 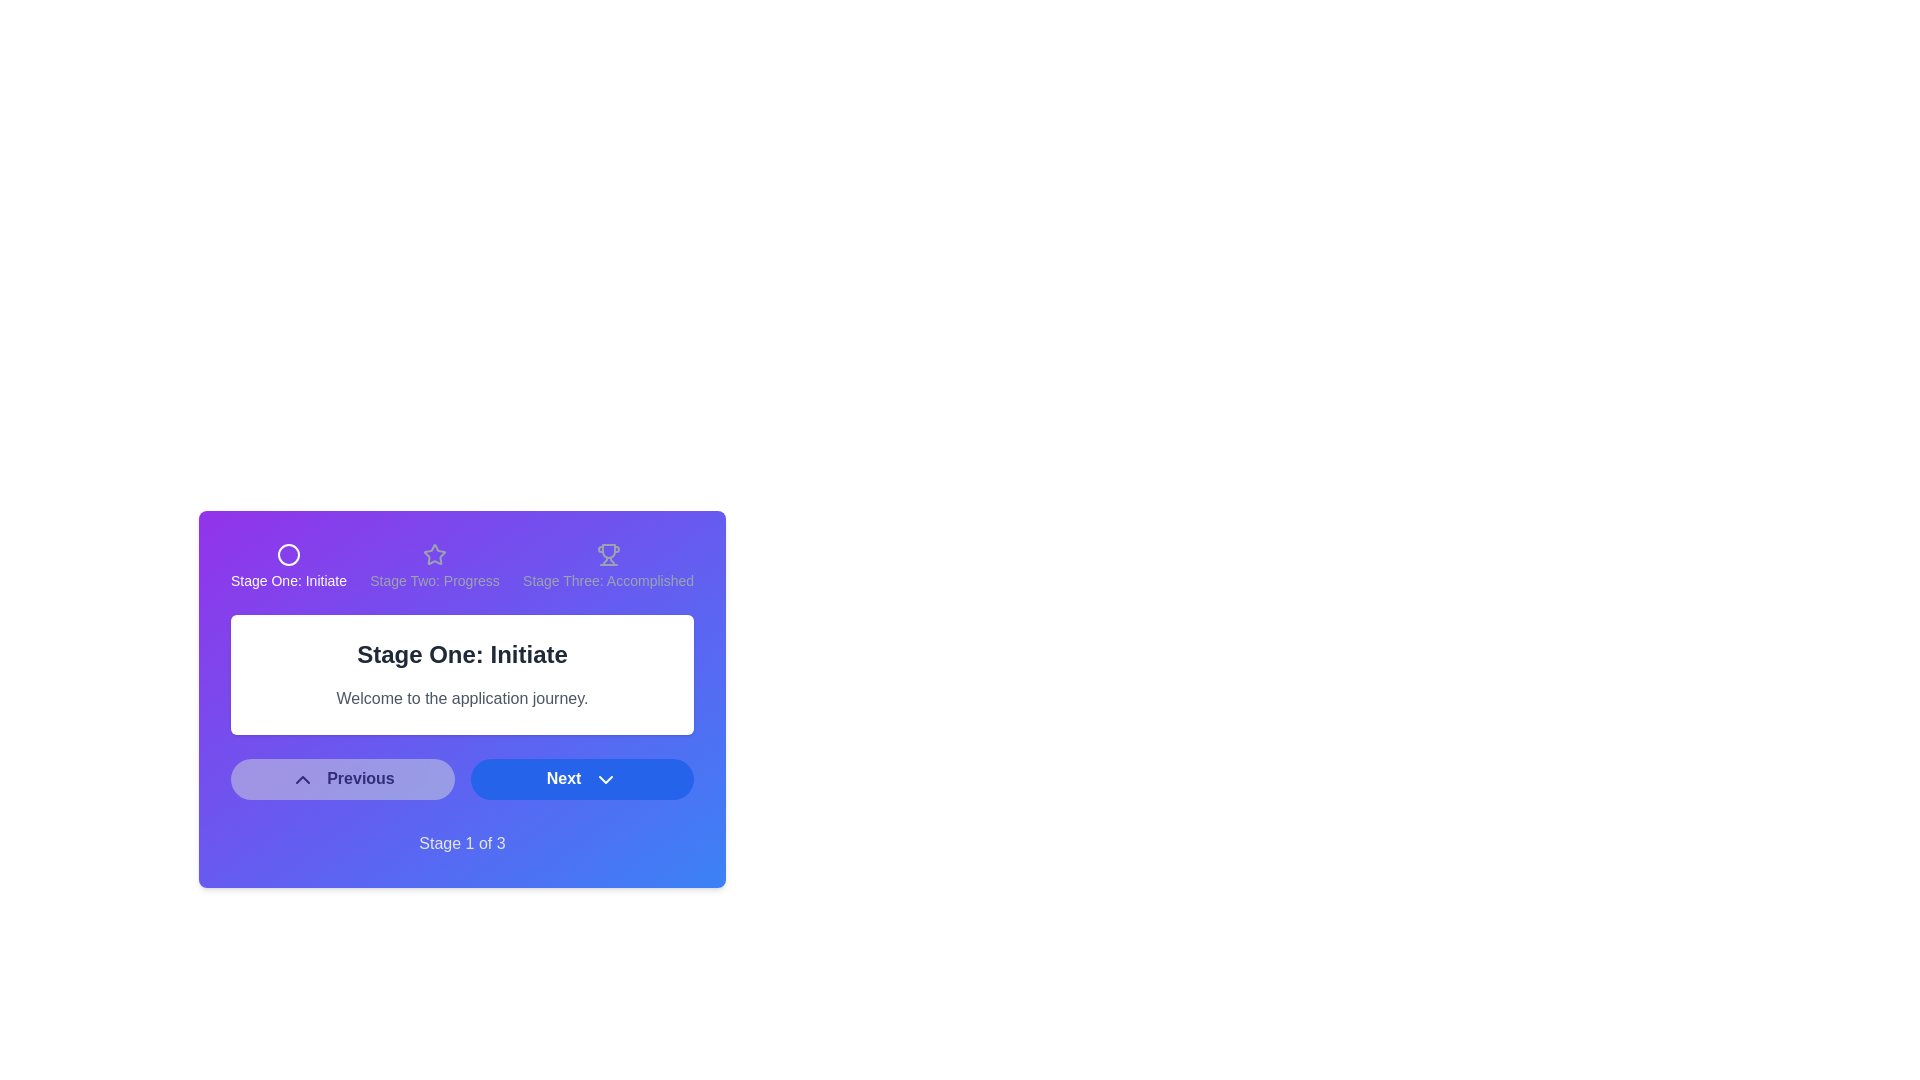 What do you see at coordinates (461, 843) in the screenshot?
I see `the text label displaying 'Stage 1 of 3', which is centrally positioned near the bottom of the section against a blue gradient background` at bounding box center [461, 843].